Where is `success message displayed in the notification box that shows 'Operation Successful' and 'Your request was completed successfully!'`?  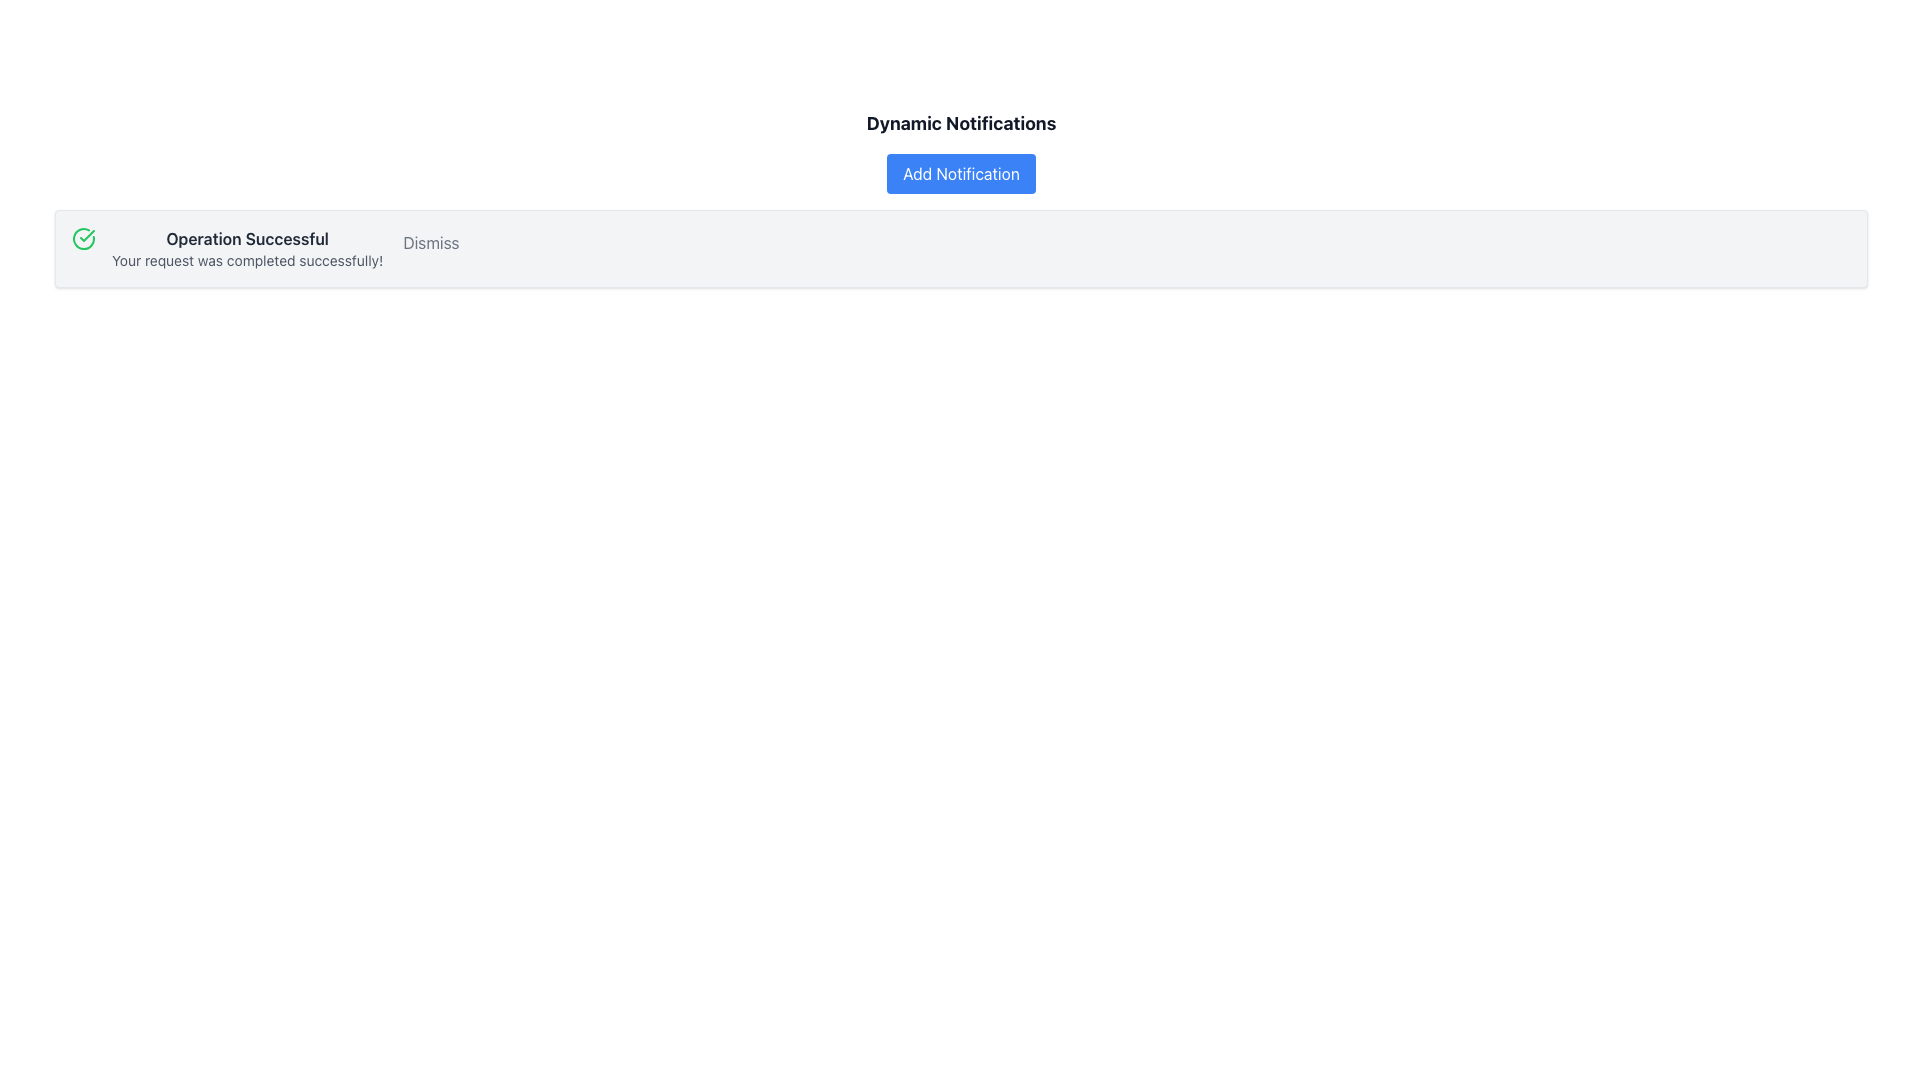
success message displayed in the notification box that shows 'Operation Successful' and 'Your request was completed successfully!' is located at coordinates (246, 248).